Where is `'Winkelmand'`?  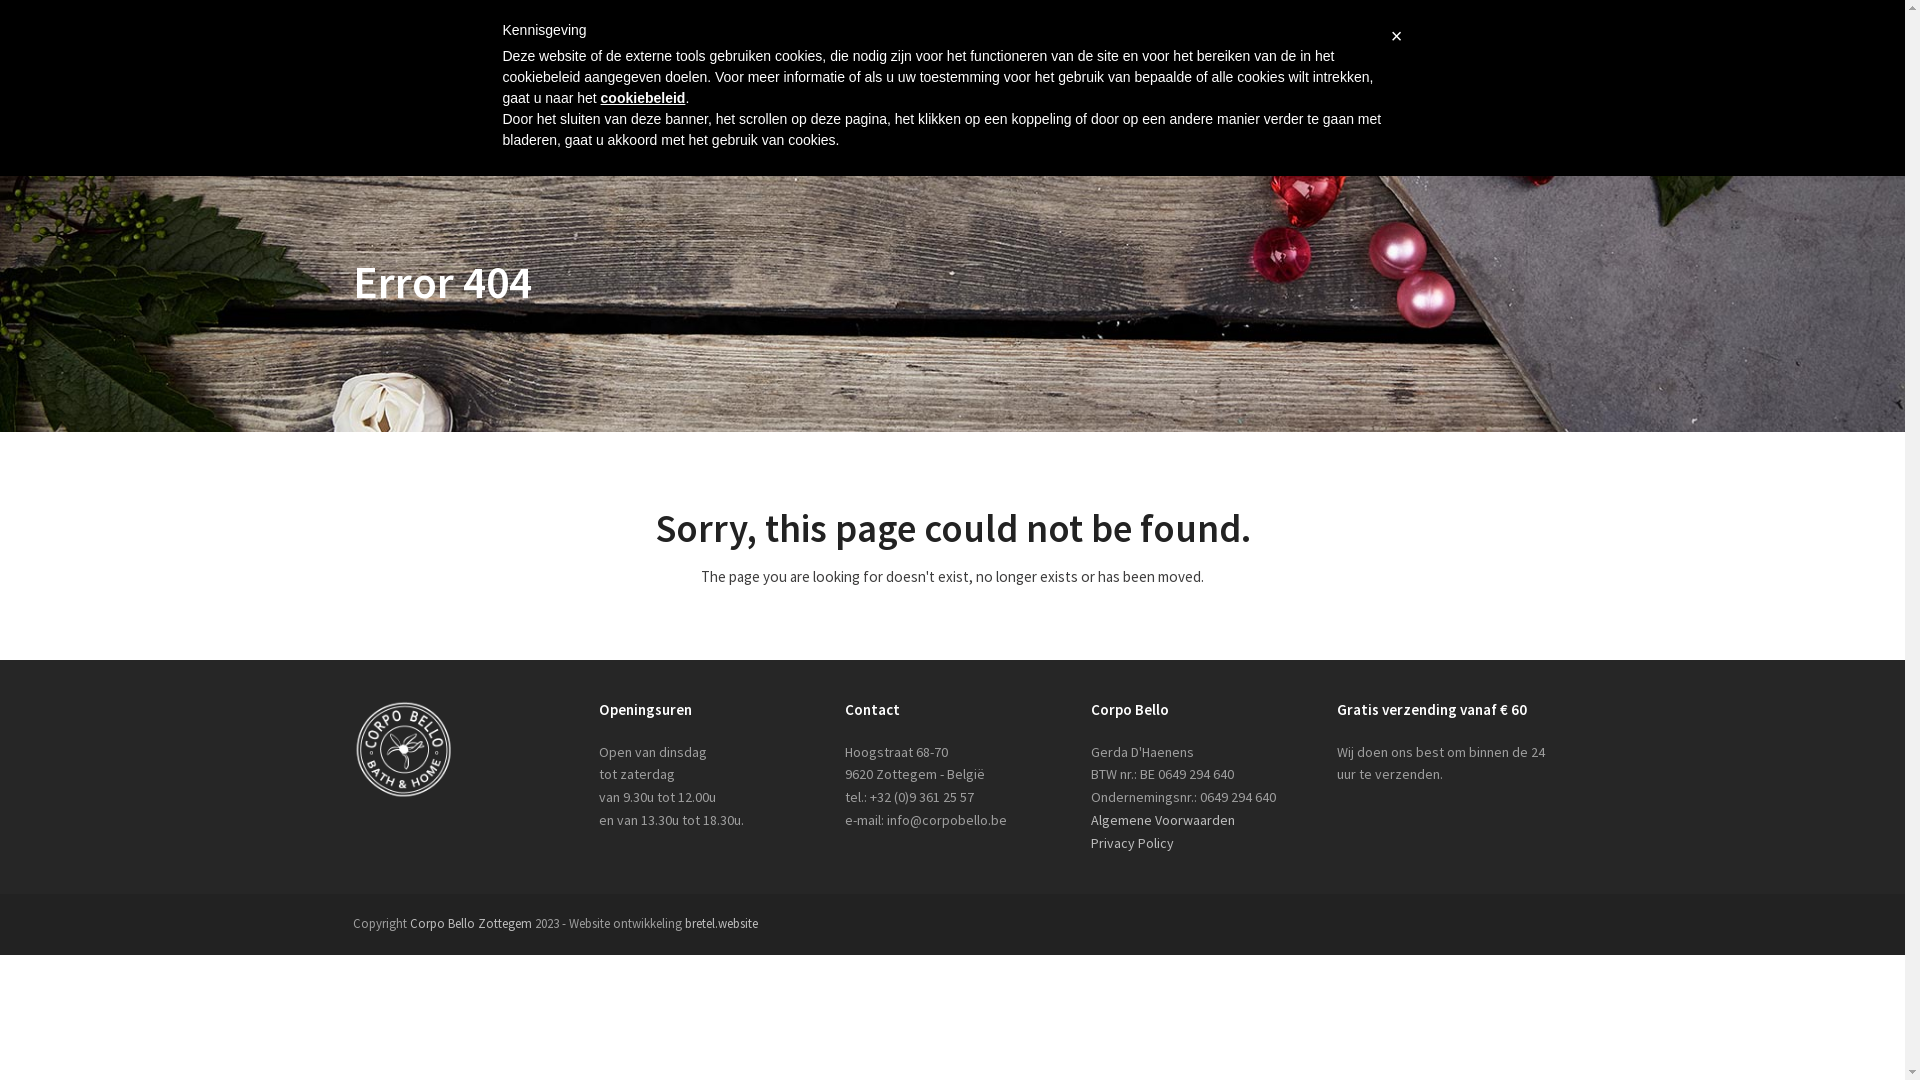
'Winkelmand' is located at coordinates (1455, 14).